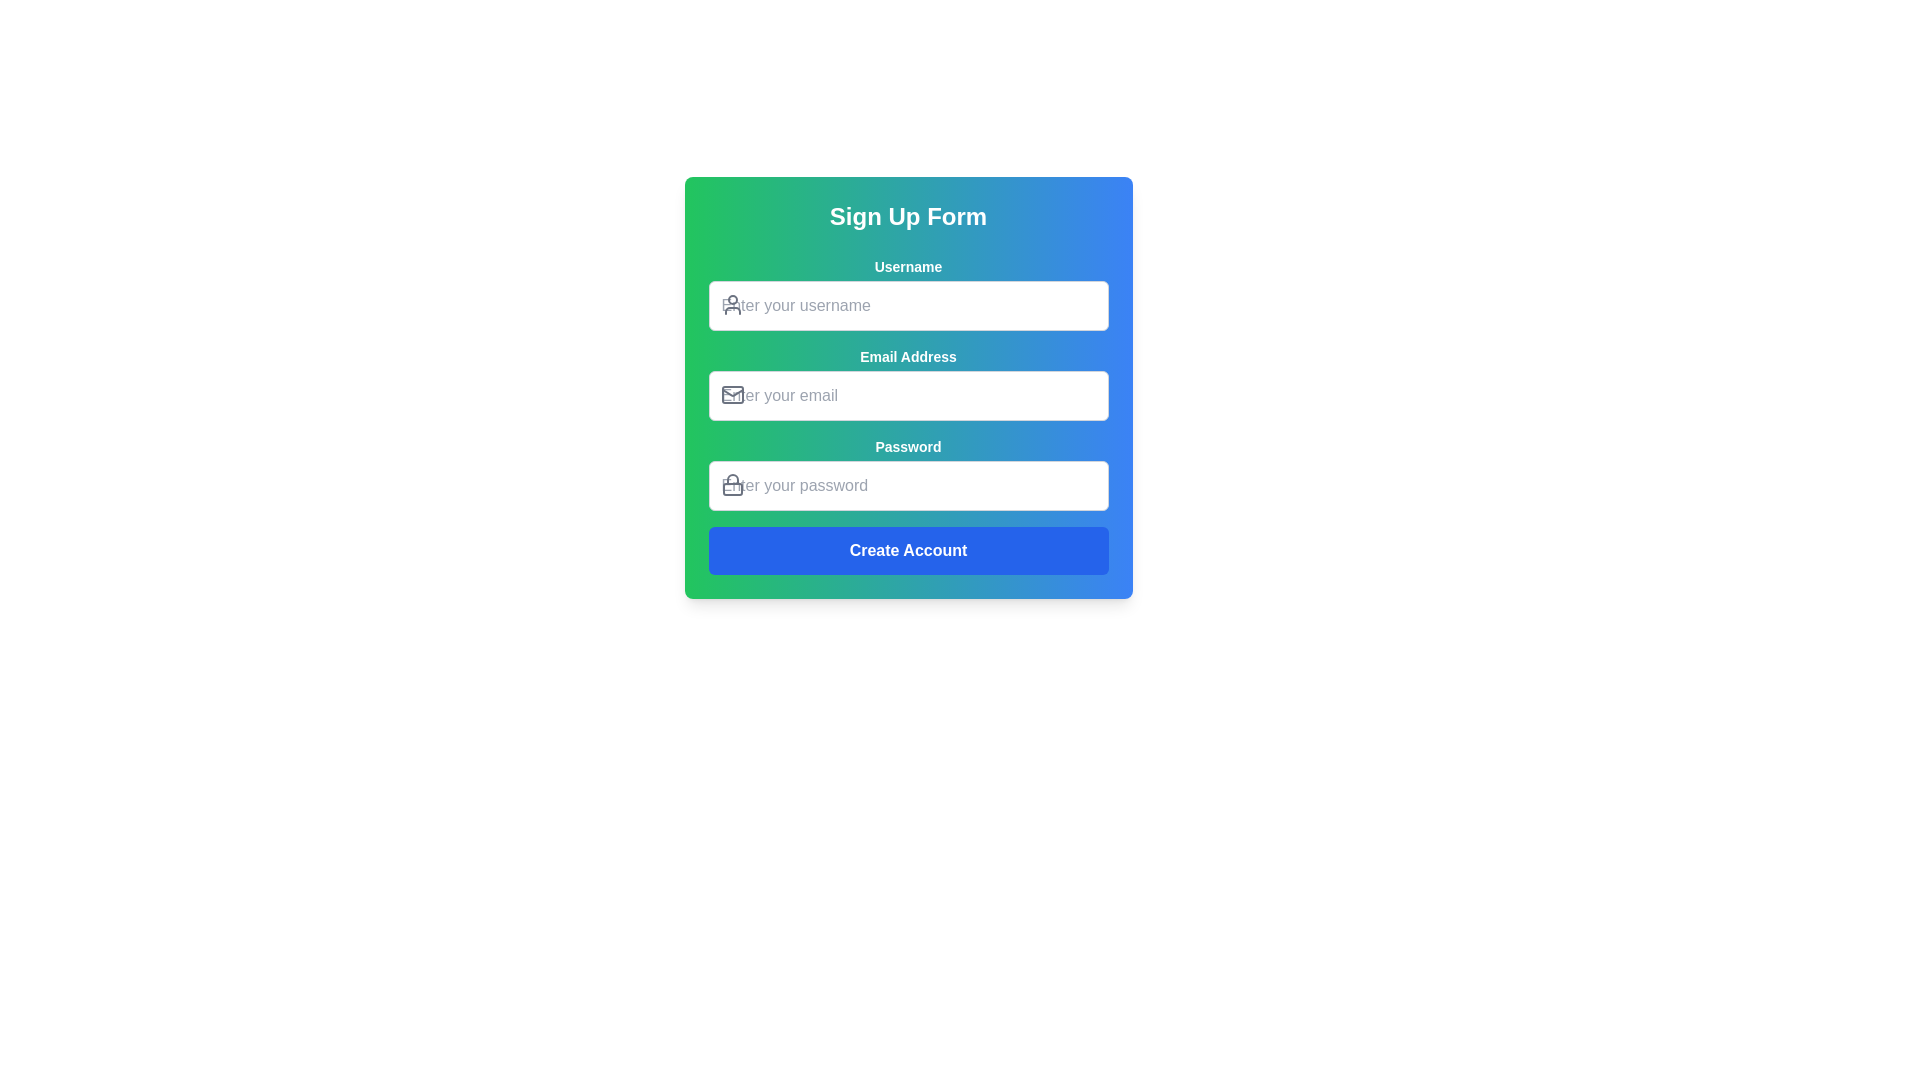  Describe the element at coordinates (907, 551) in the screenshot. I see `the submission button located at the bottom of the form layout to observe the hover effect` at that location.